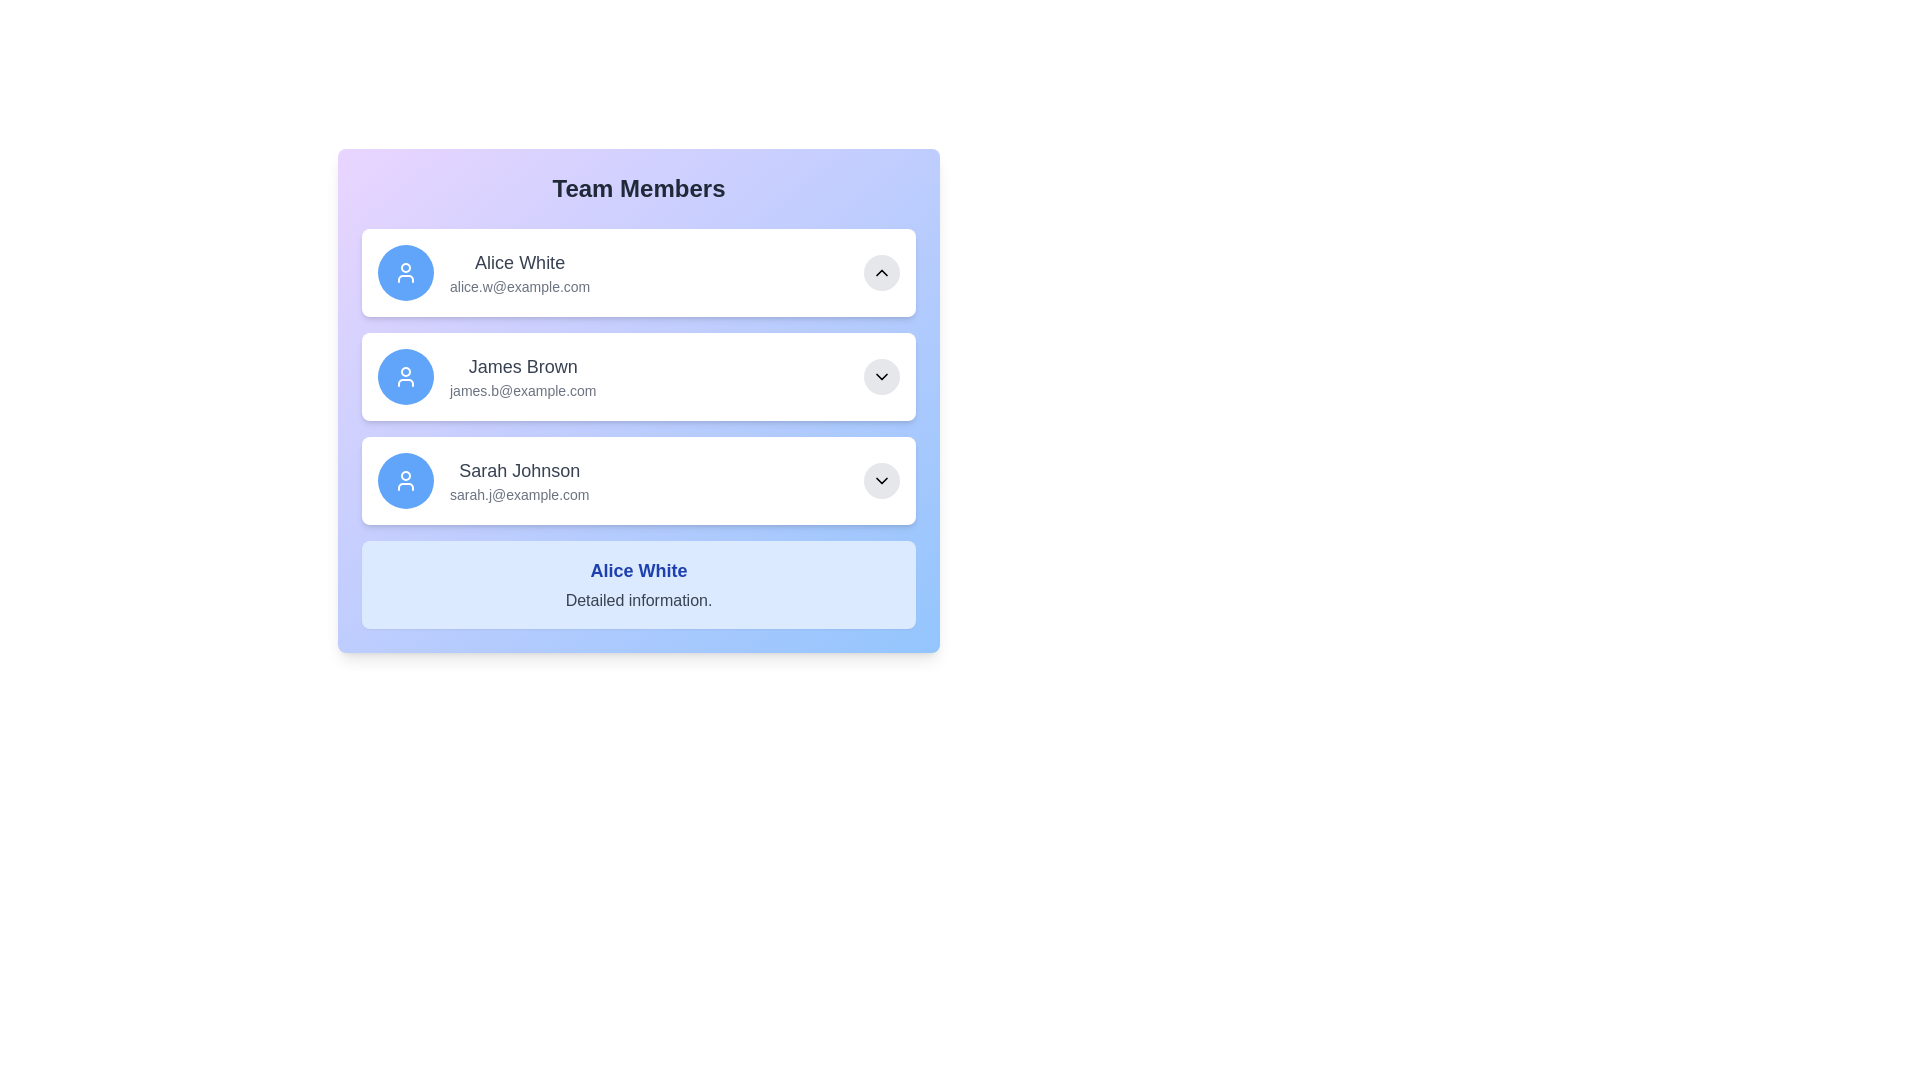 This screenshot has height=1080, width=1920. I want to click on the chevron-down icon within the circular button on the right side of the list item's header for 'James Brown' to observe visual feedback, so click(881, 377).